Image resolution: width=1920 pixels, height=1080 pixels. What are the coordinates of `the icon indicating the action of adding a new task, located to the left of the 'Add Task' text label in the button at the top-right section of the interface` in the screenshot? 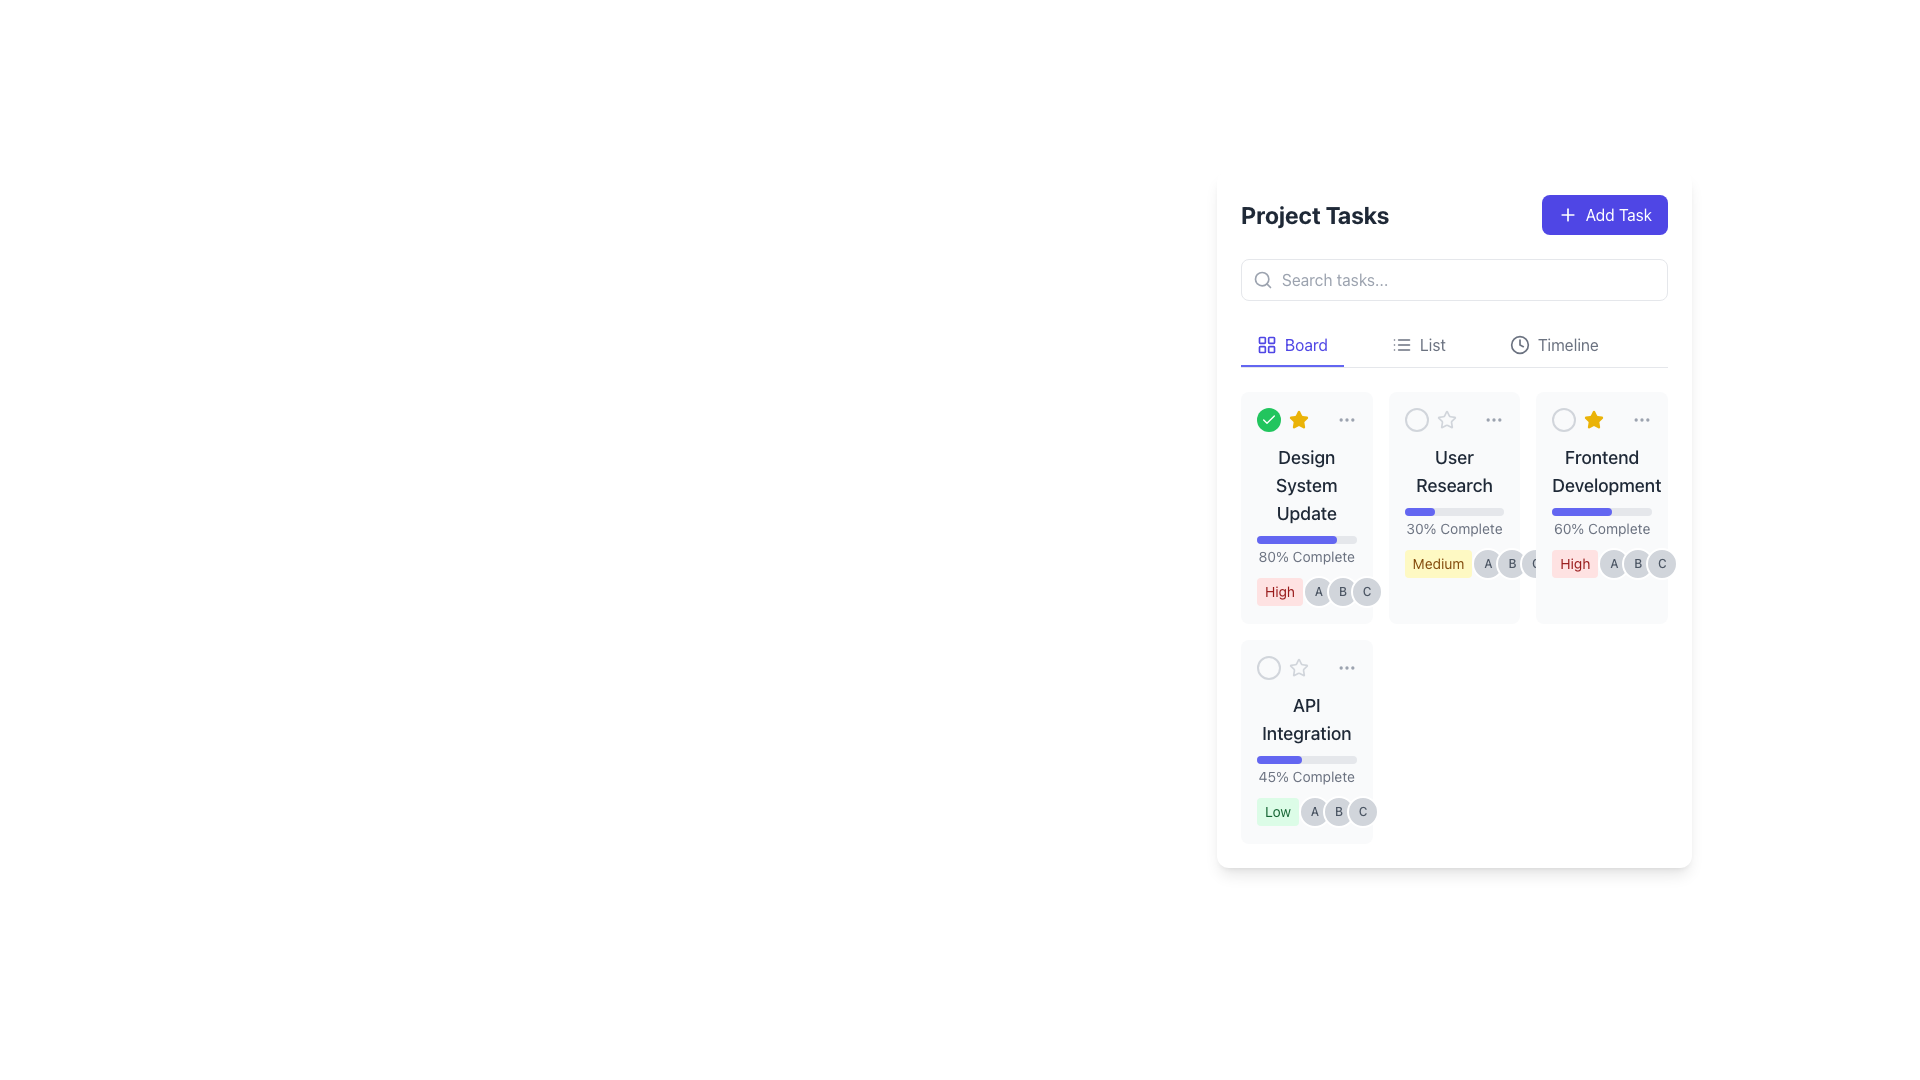 It's located at (1566, 215).